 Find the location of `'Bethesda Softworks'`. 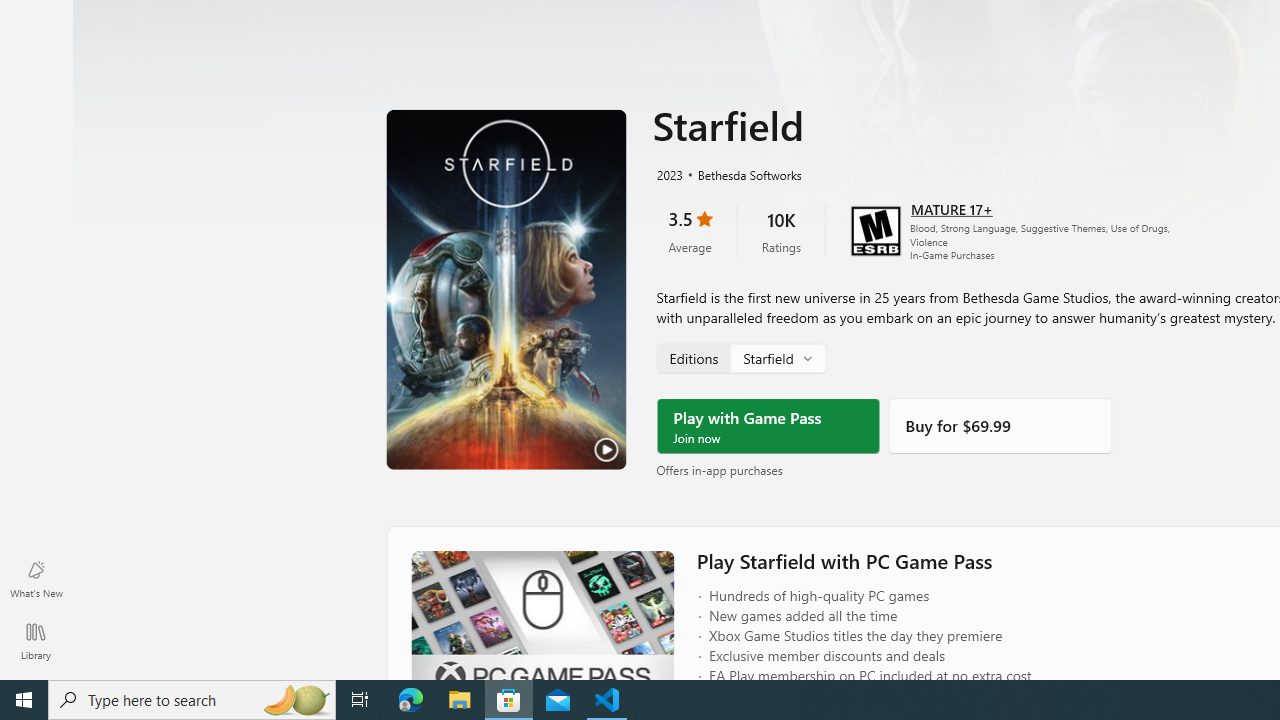

'Bethesda Softworks' is located at coordinates (740, 172).